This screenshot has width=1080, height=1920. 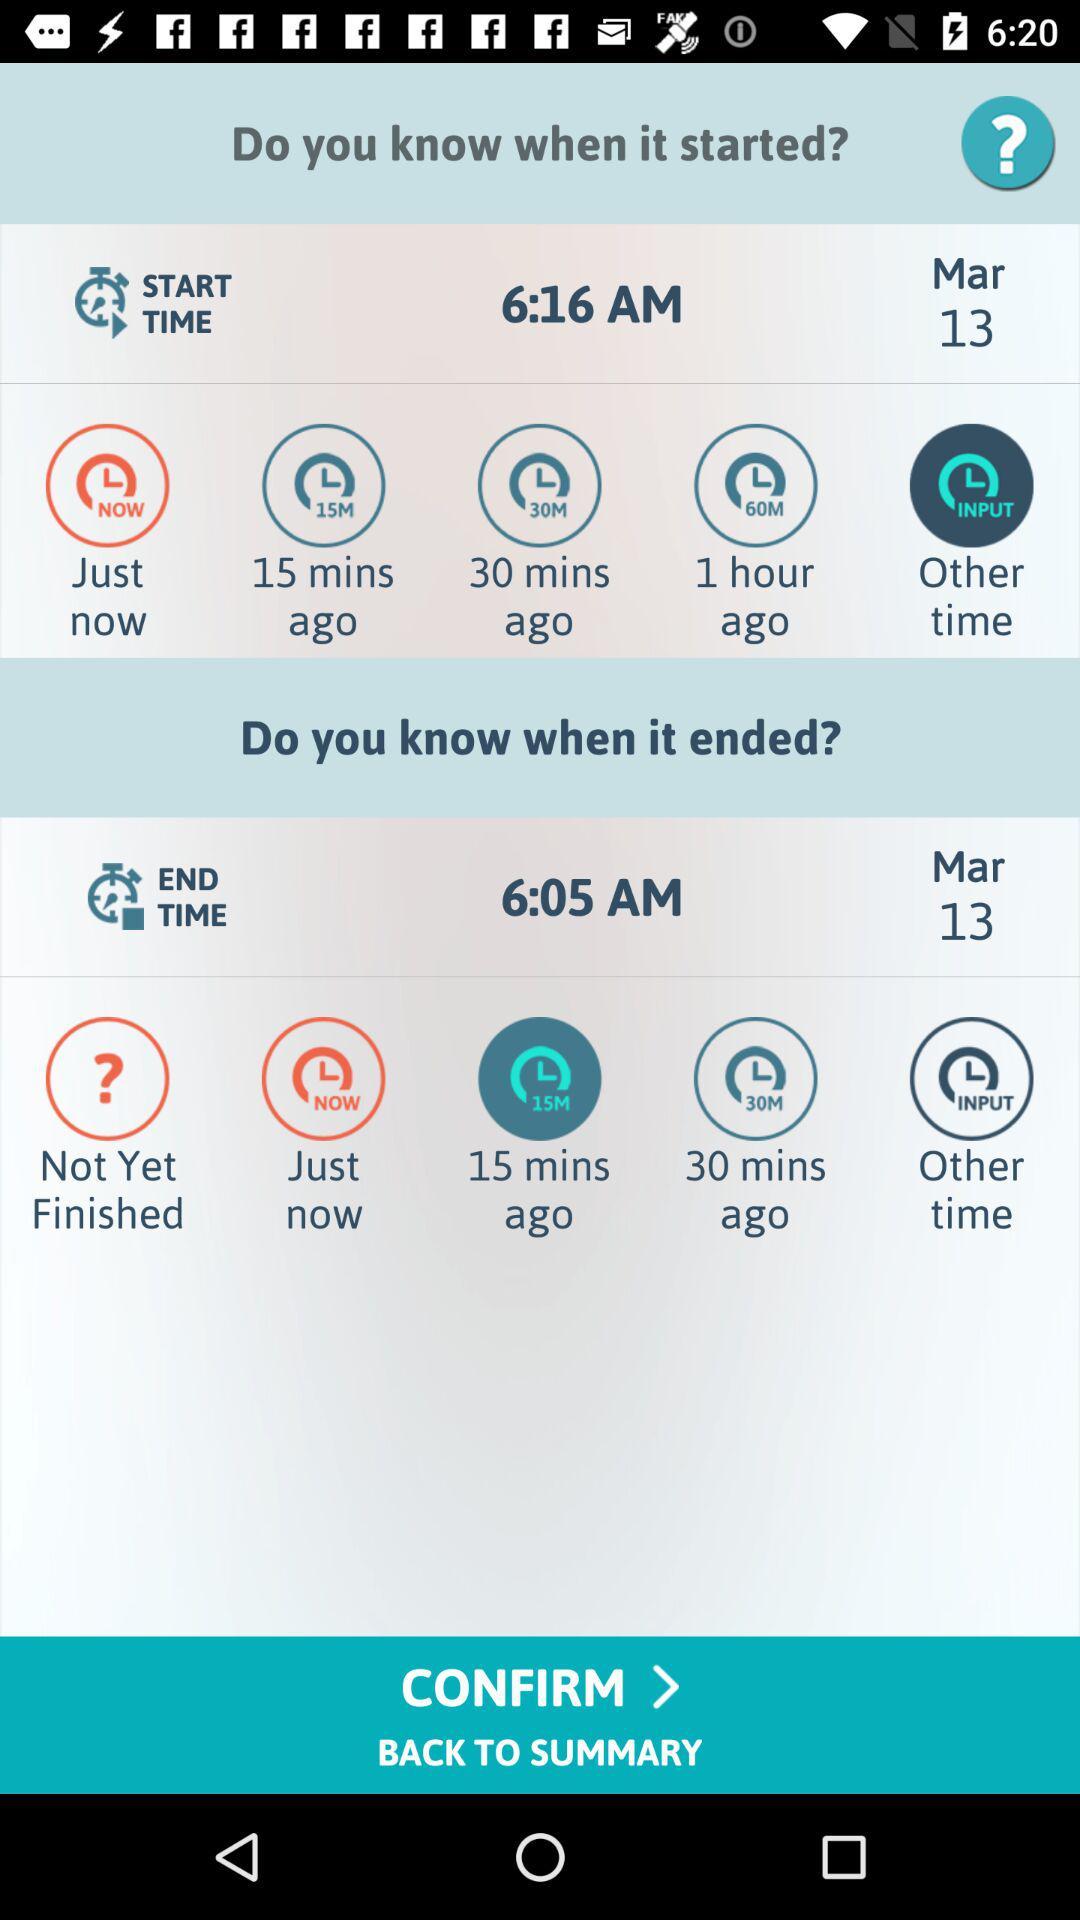 What do you see at coordinates (107, 1077) in the screenshot?
I see `the help icon` at bounding box center [107, 1077].